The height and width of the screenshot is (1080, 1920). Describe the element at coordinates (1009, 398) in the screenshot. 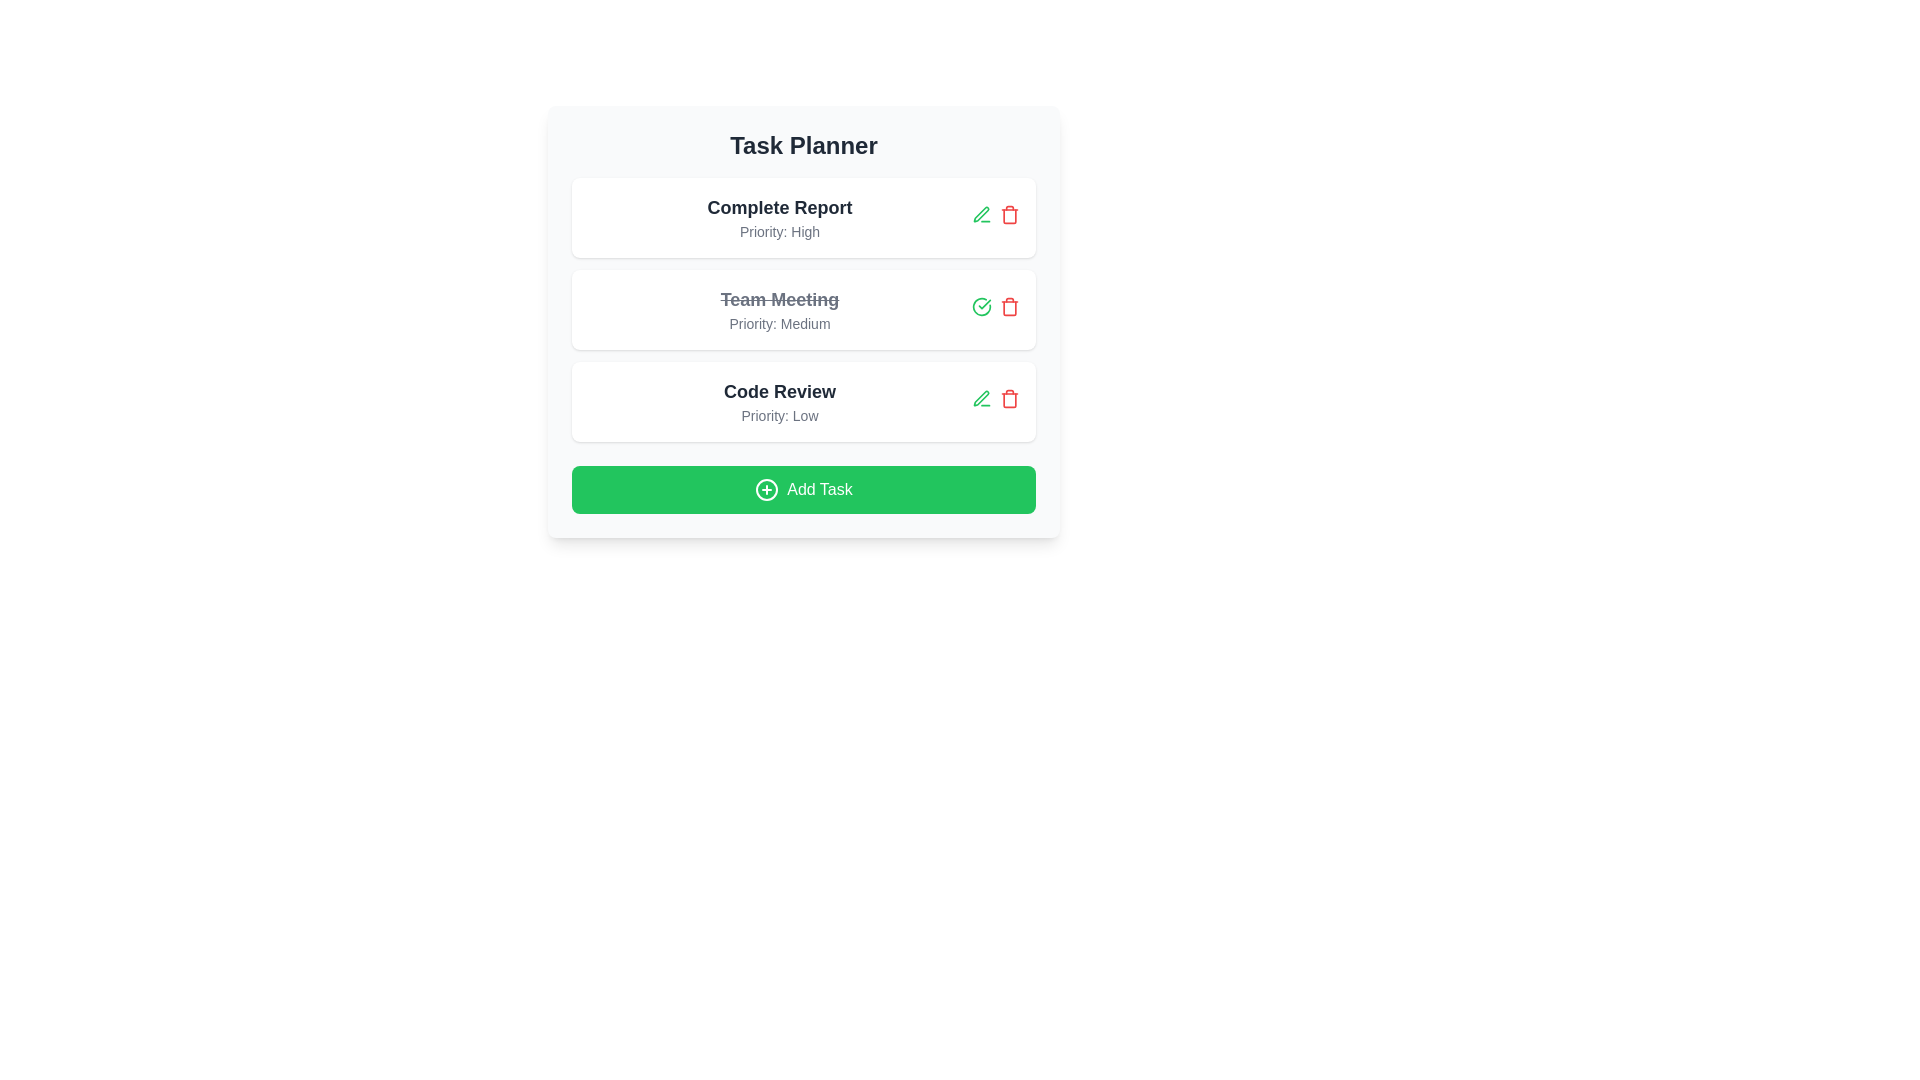

I see `the delete button for the task with title Code Review` at that location.